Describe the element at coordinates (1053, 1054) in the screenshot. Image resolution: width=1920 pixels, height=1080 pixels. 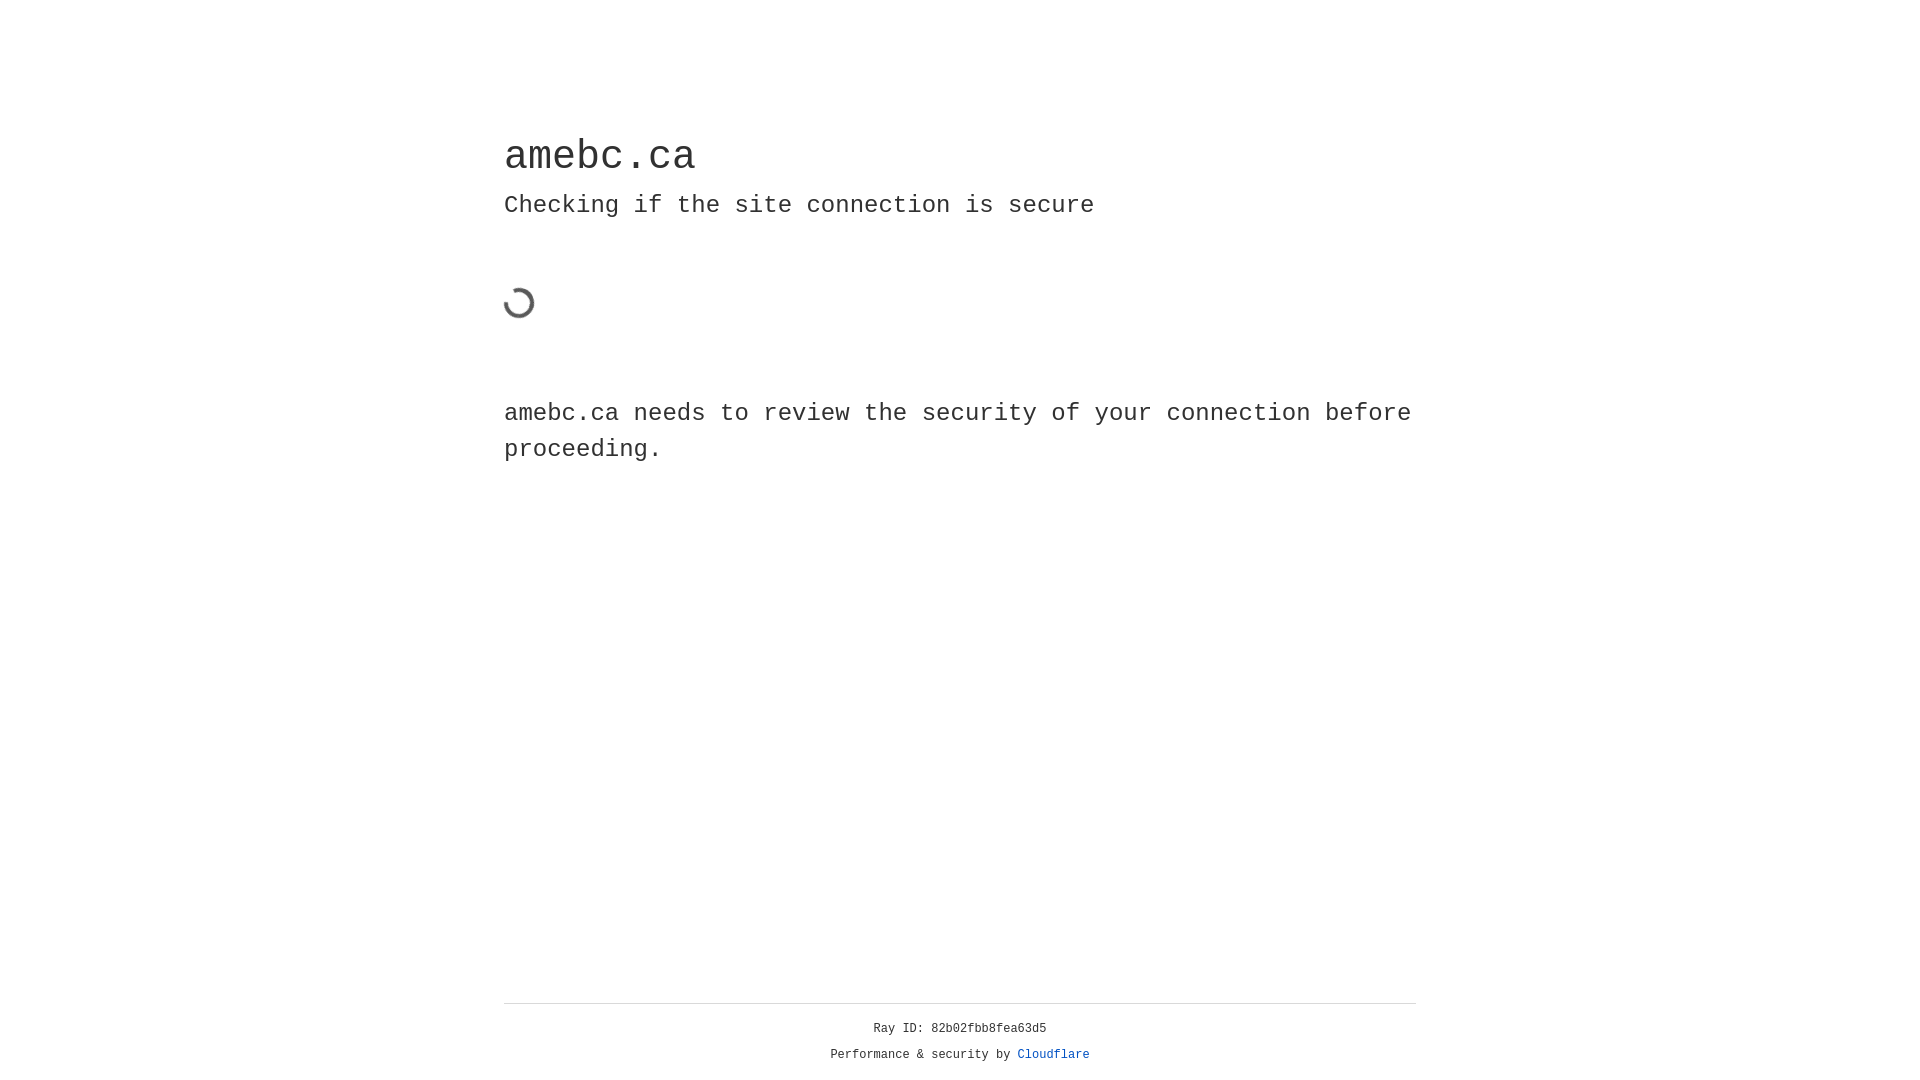
I see `'Cloudflare'` at that location.